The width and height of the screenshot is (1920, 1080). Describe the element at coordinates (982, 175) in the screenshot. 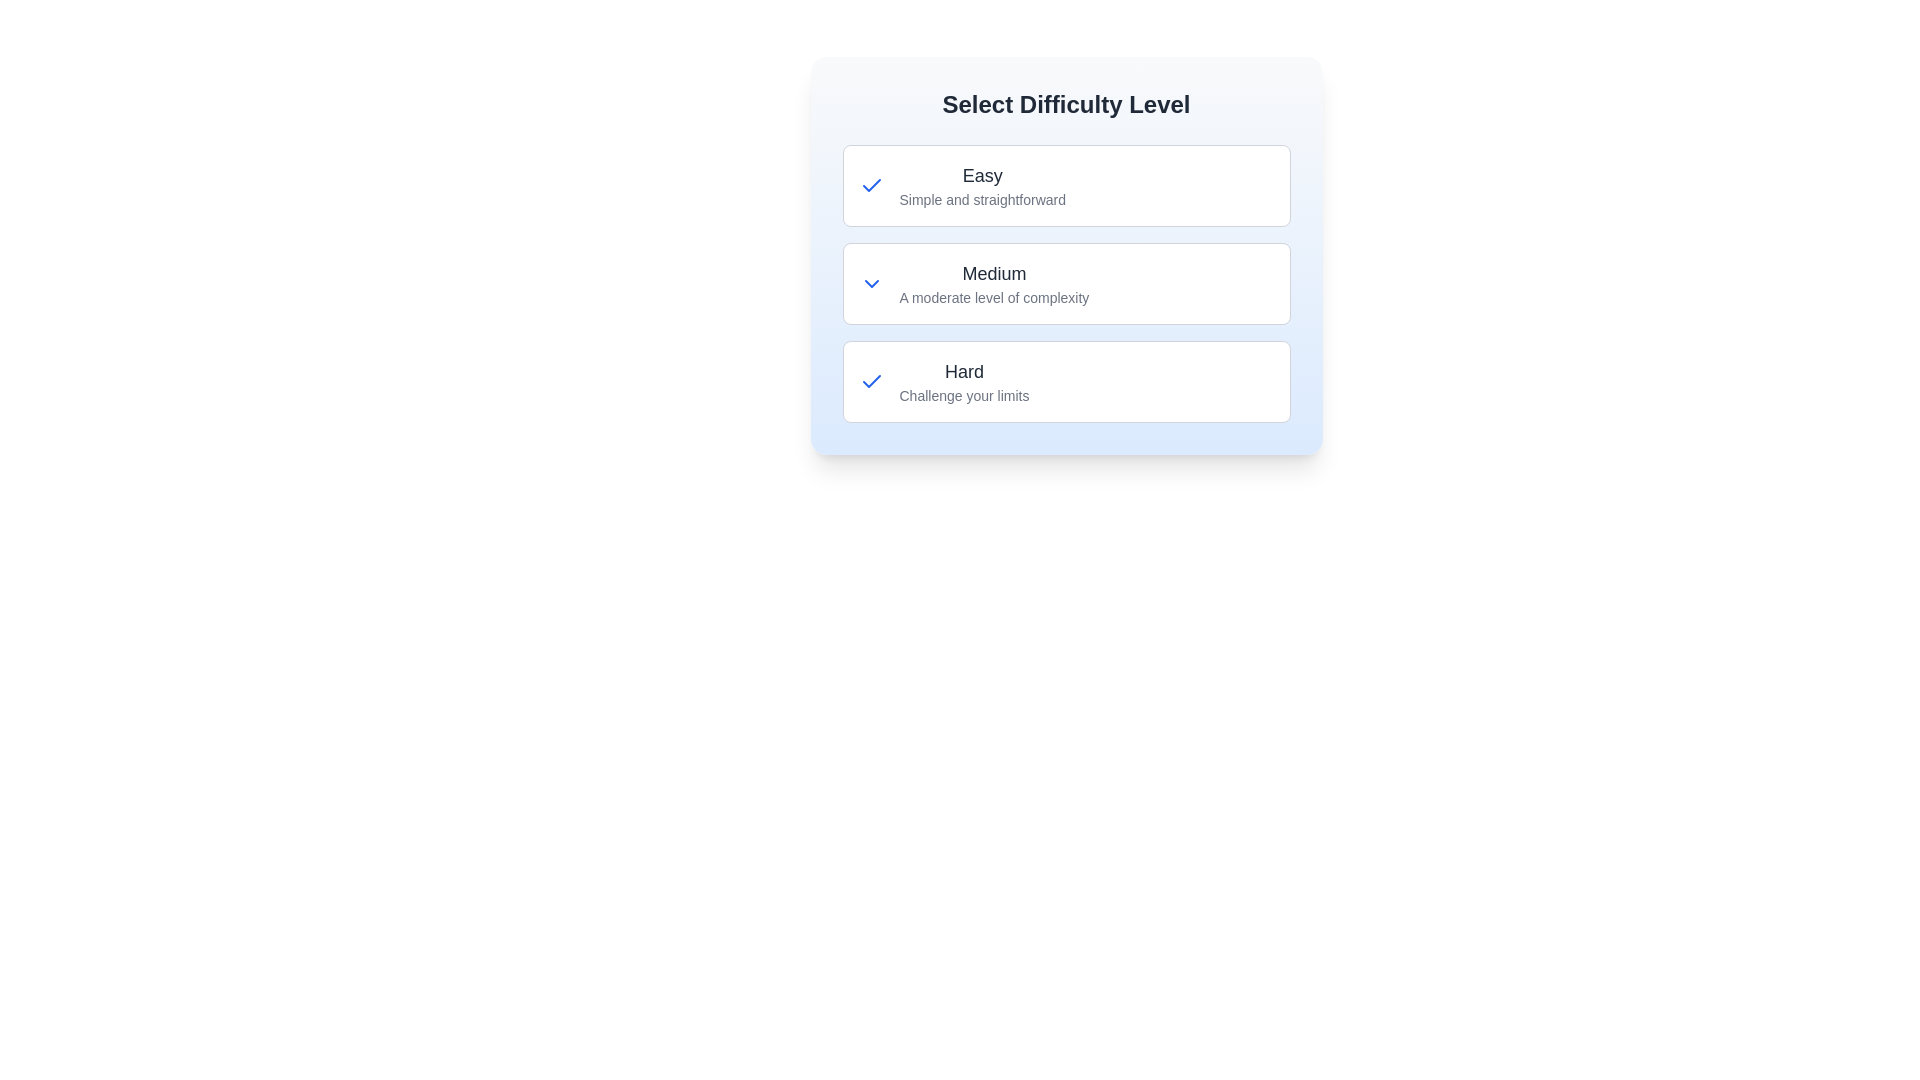

I see `the 'Easy' text label, which serves as a heading for the corresponding difficulty level in the selection menu` at that location.